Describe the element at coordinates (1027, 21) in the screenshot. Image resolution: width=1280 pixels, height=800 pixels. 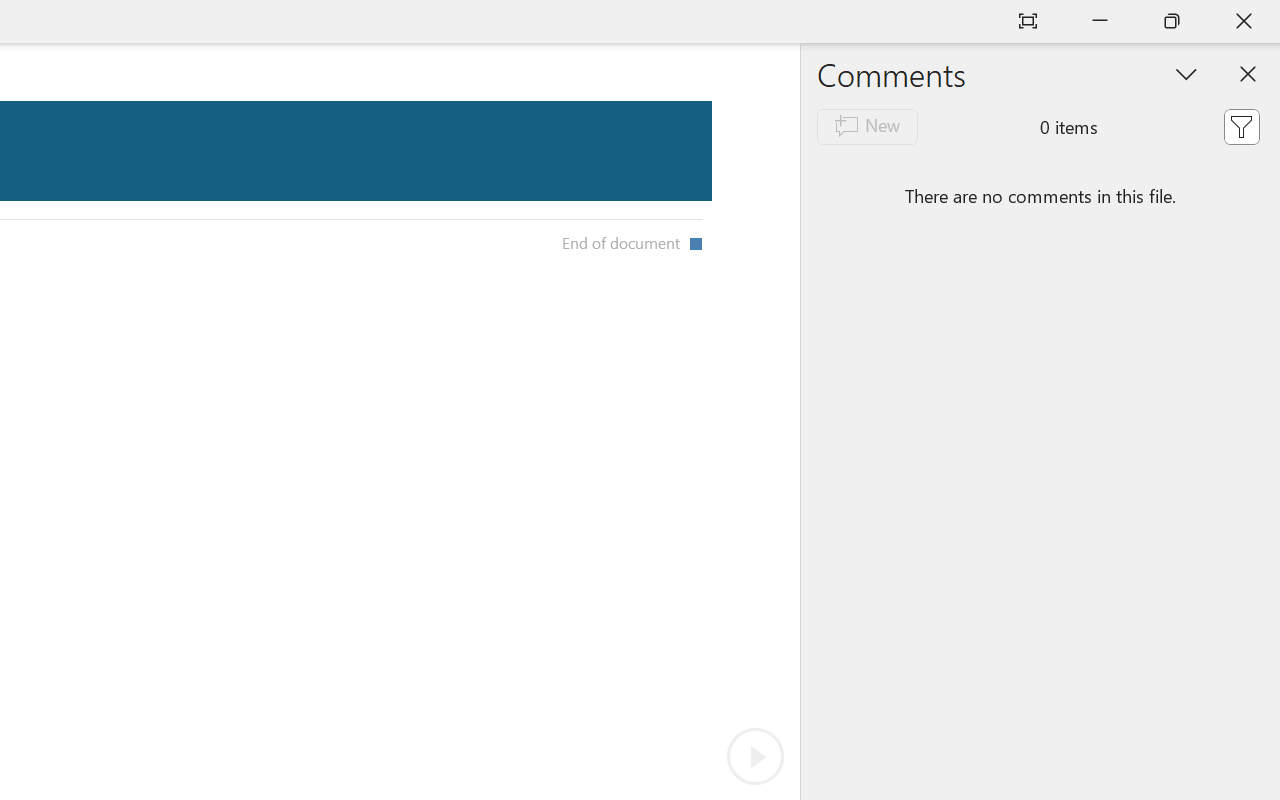
I see `'Auto-hide Reading Toolbar'` at that location.